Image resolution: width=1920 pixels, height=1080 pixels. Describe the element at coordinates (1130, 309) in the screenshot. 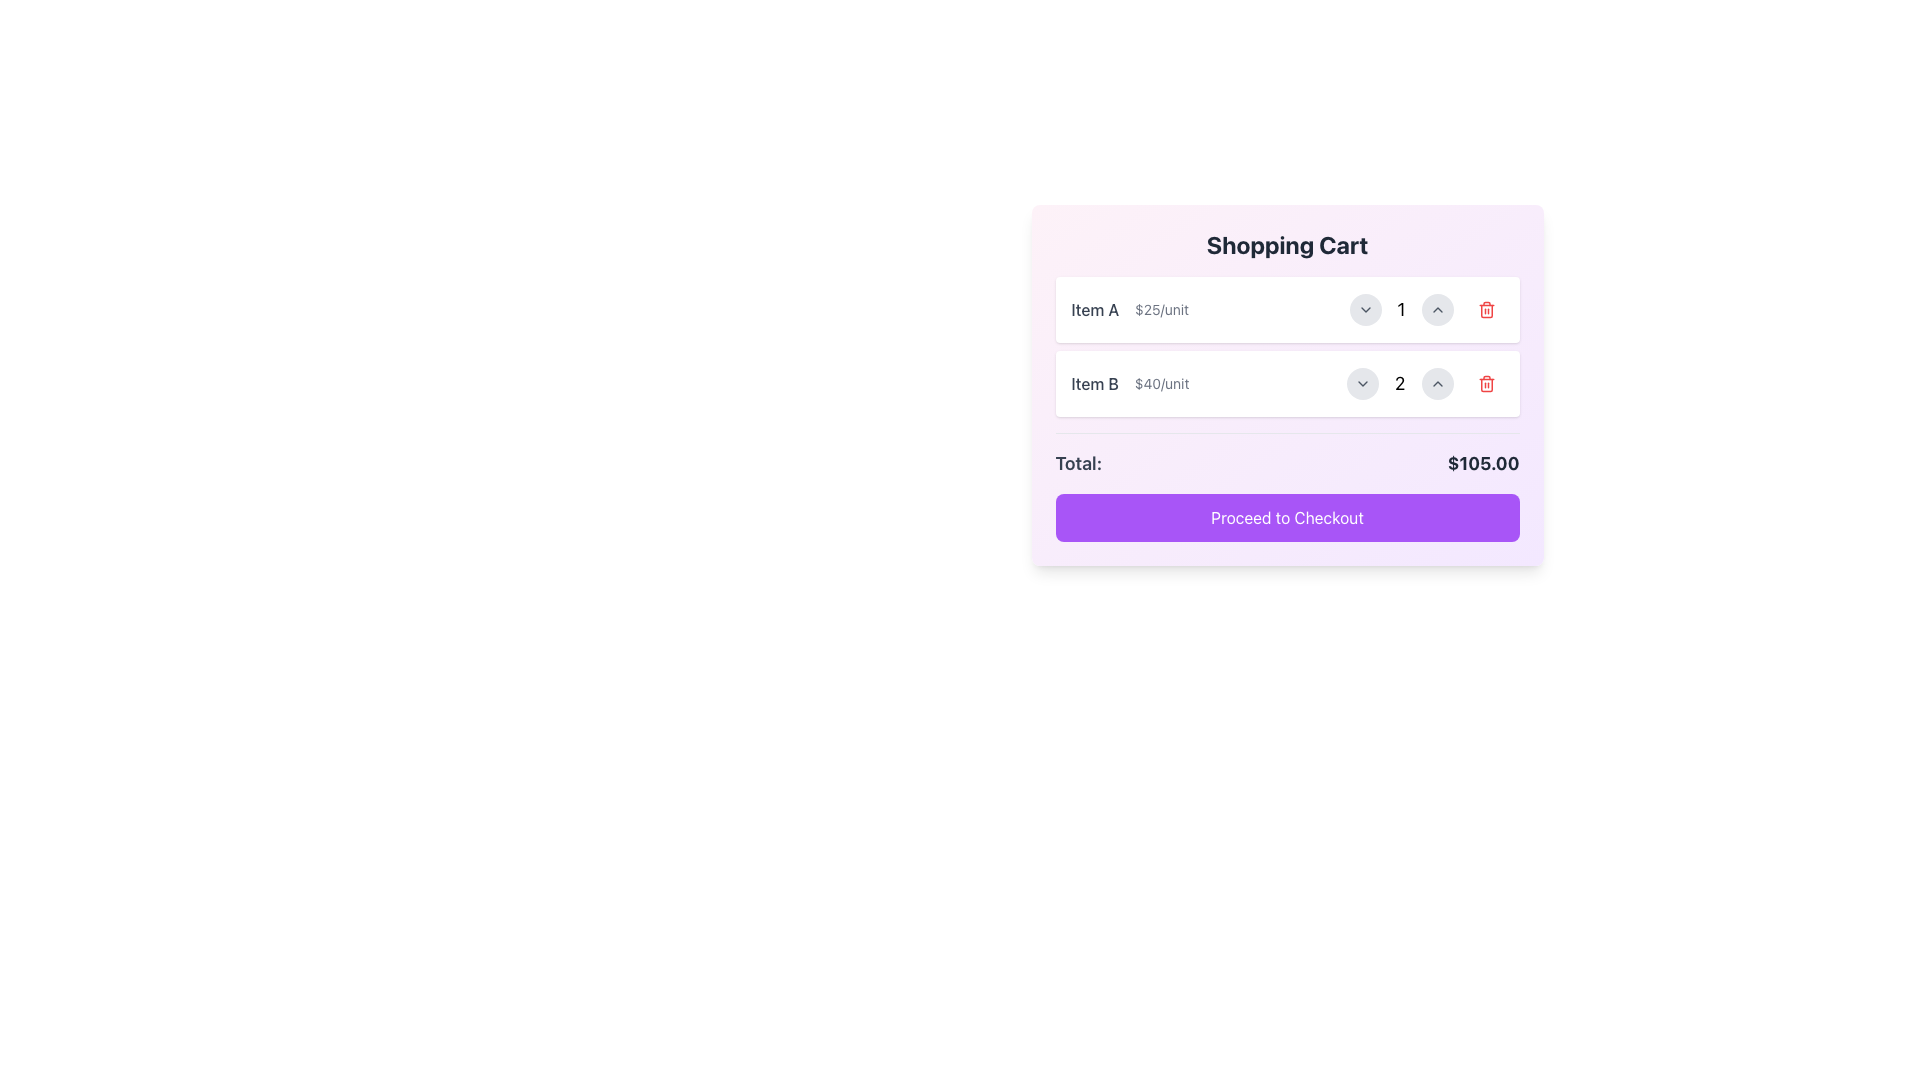

I see `the text label displaying 'Item A' and '$25/unit' in the shopping cart interface, located at the top-left corner of the item's section` at that location.